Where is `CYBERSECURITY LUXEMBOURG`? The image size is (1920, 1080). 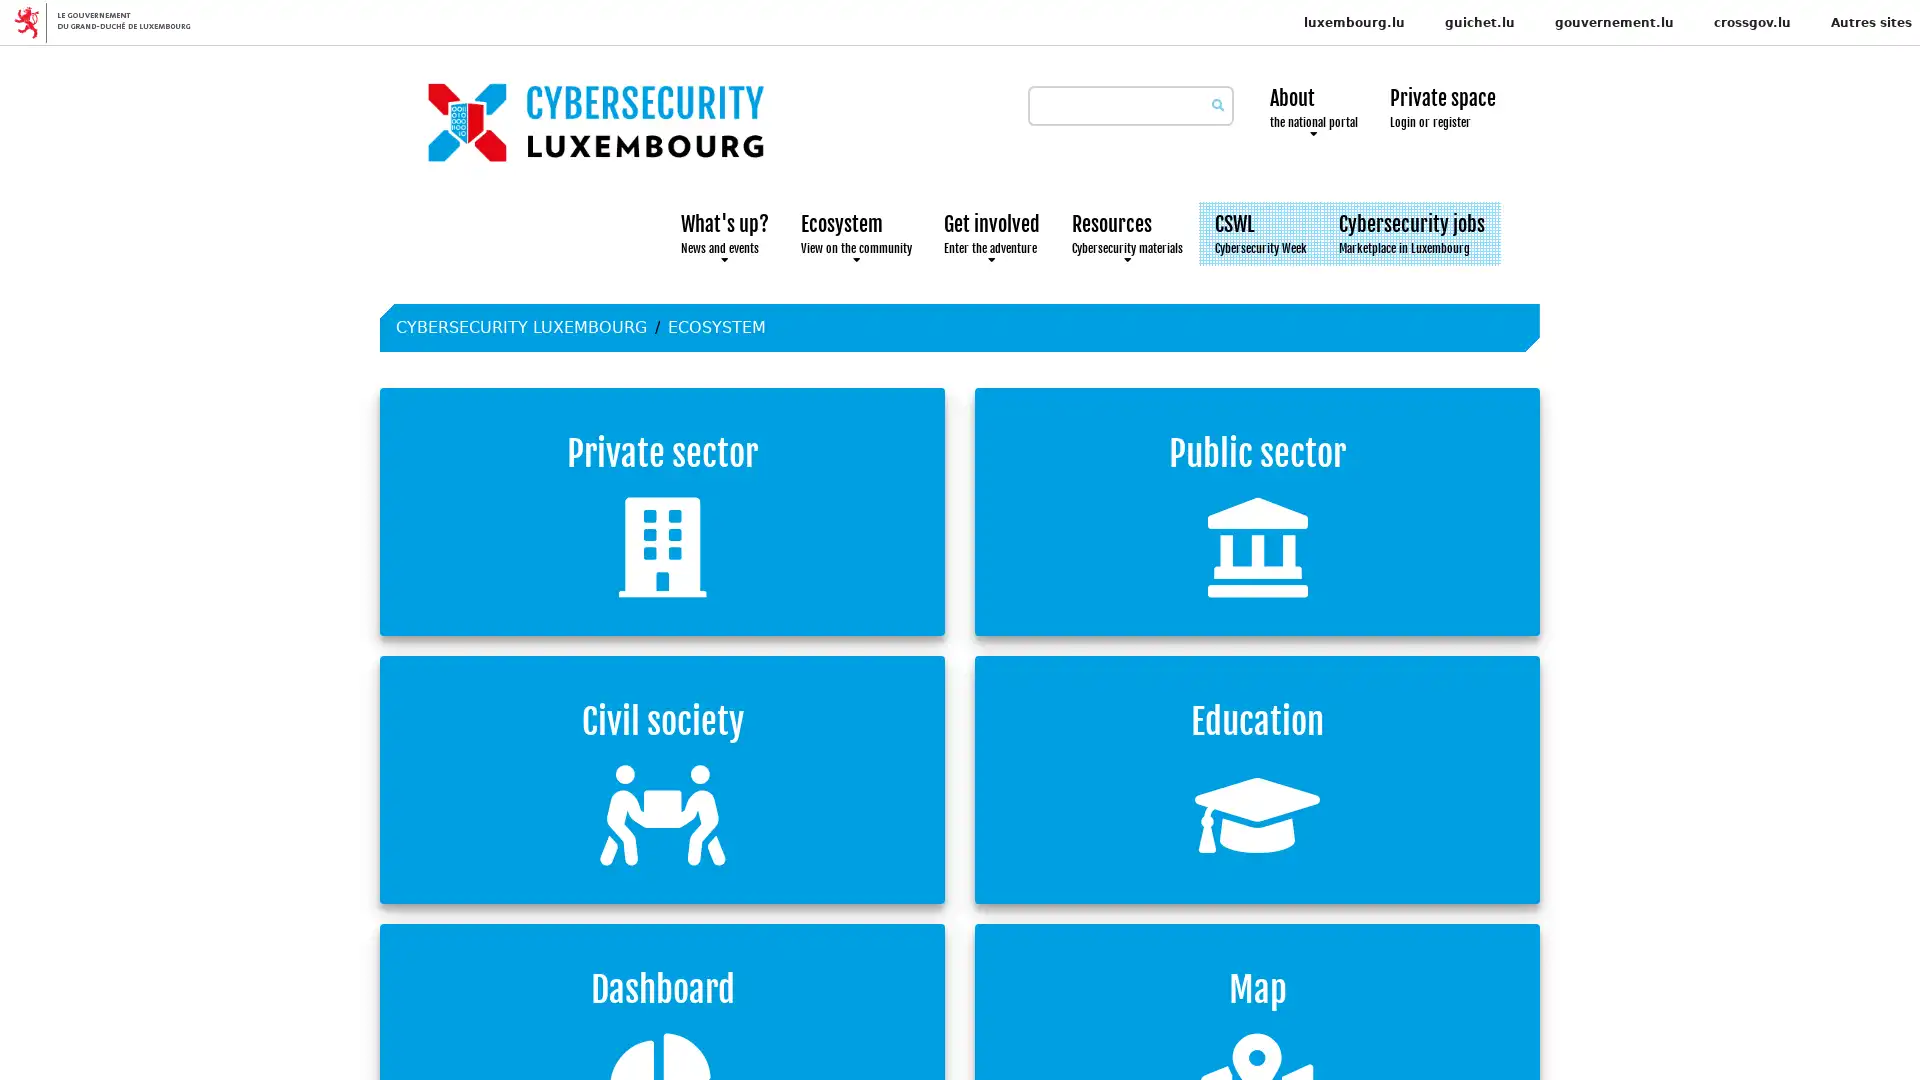 CYBERSECURITY LUXEMBOURG is located at coordinates (521, 326).